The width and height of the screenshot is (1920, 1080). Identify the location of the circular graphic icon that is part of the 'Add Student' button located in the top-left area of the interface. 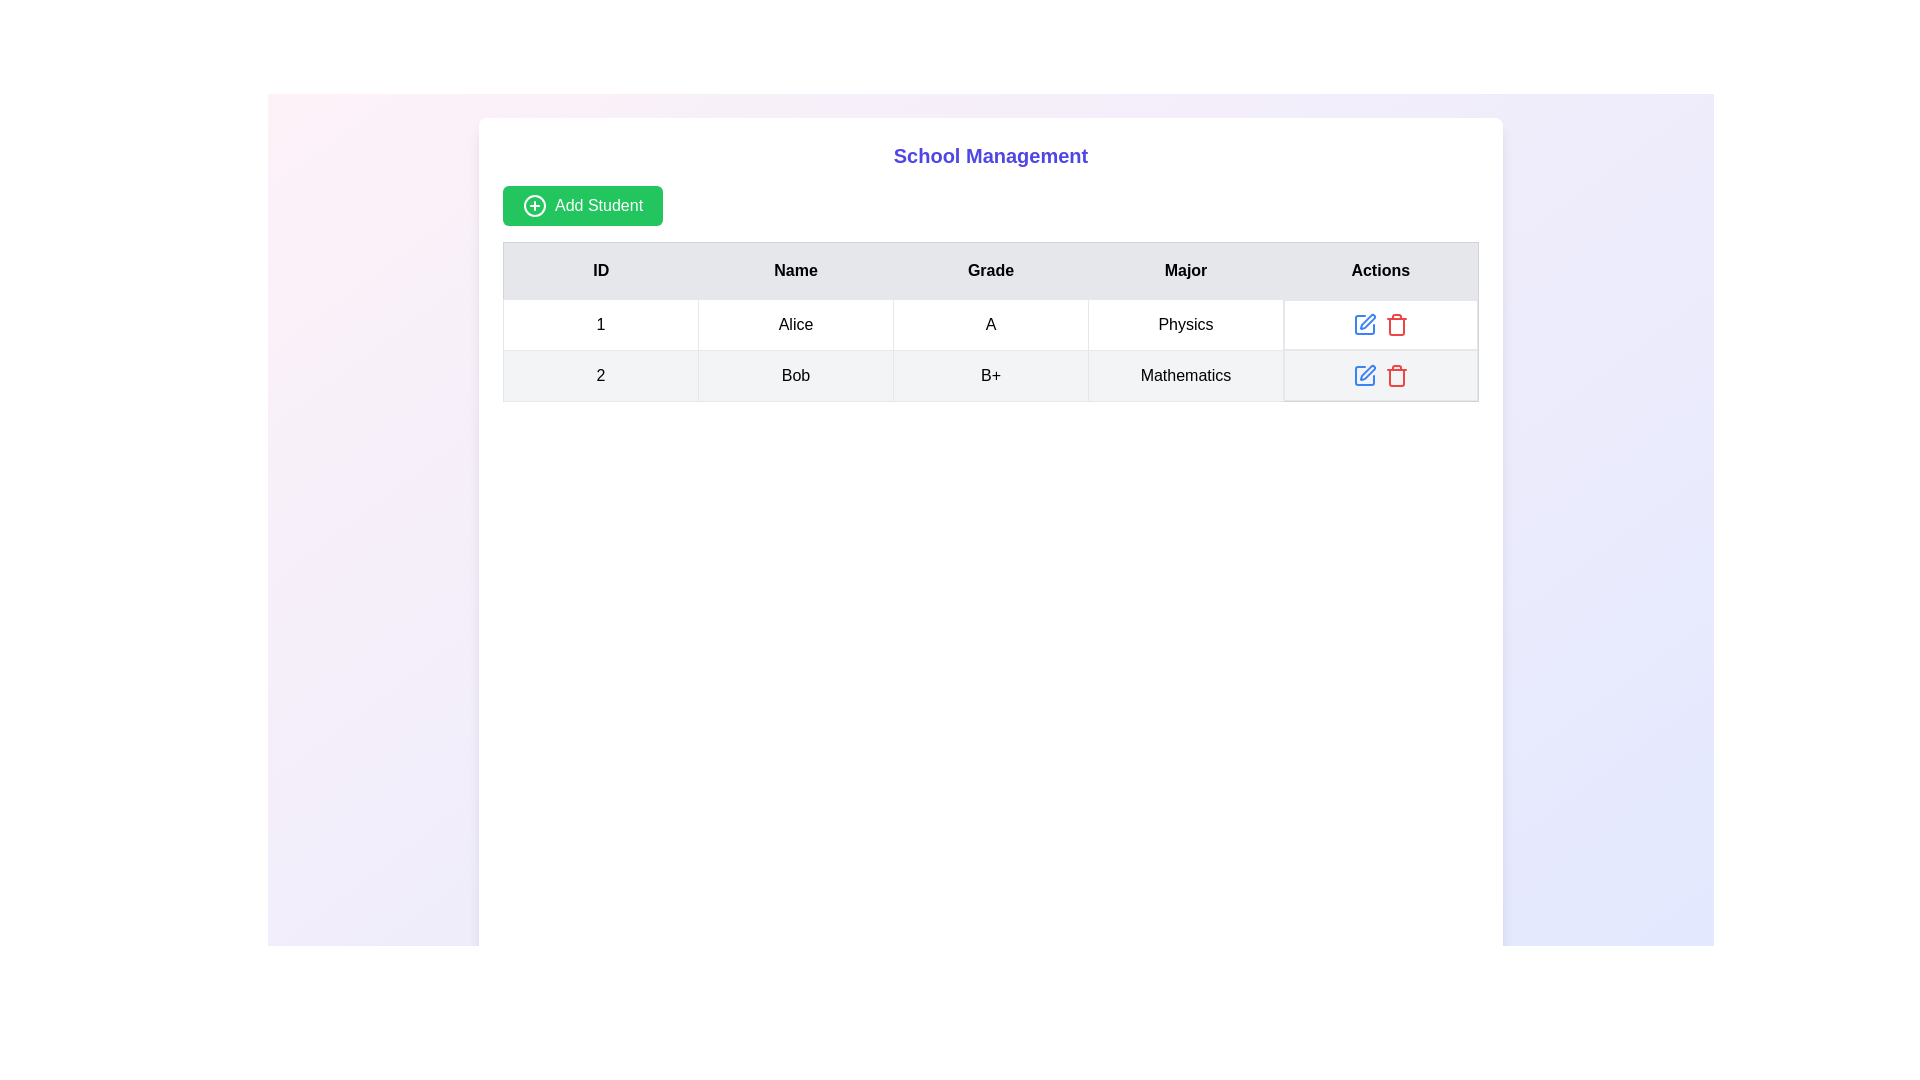
(534, 205).